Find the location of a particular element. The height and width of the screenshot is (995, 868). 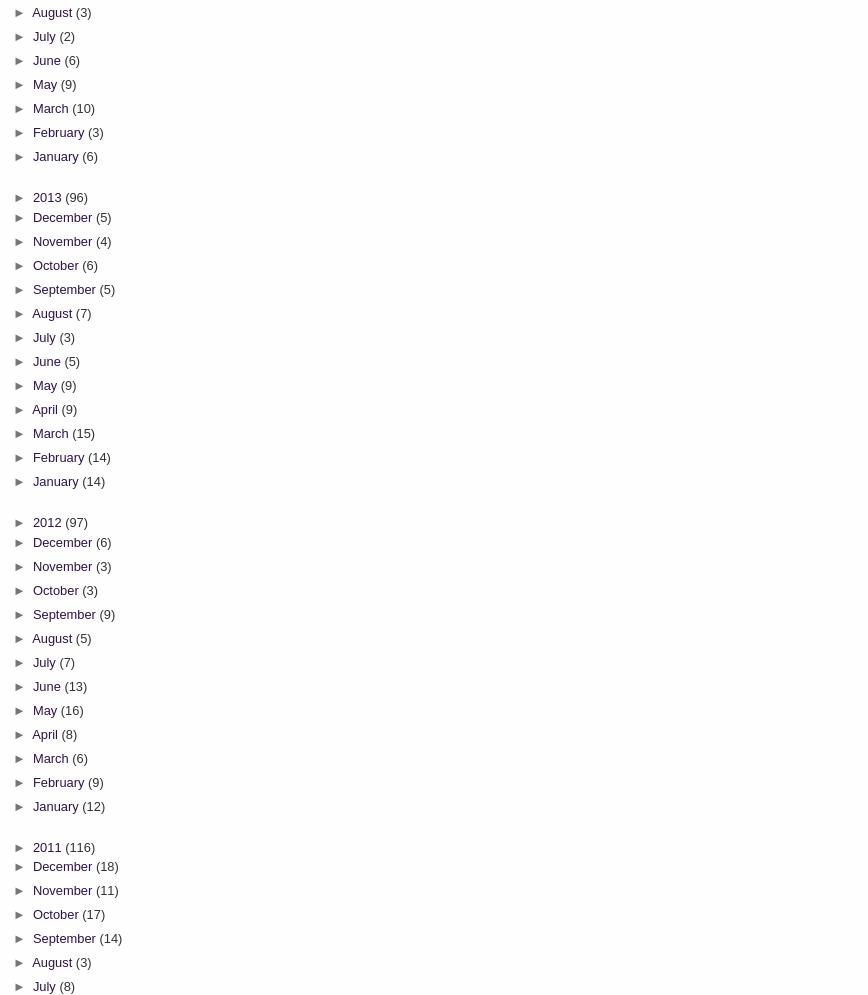

'(11)' is located at coordinates (106, 889).